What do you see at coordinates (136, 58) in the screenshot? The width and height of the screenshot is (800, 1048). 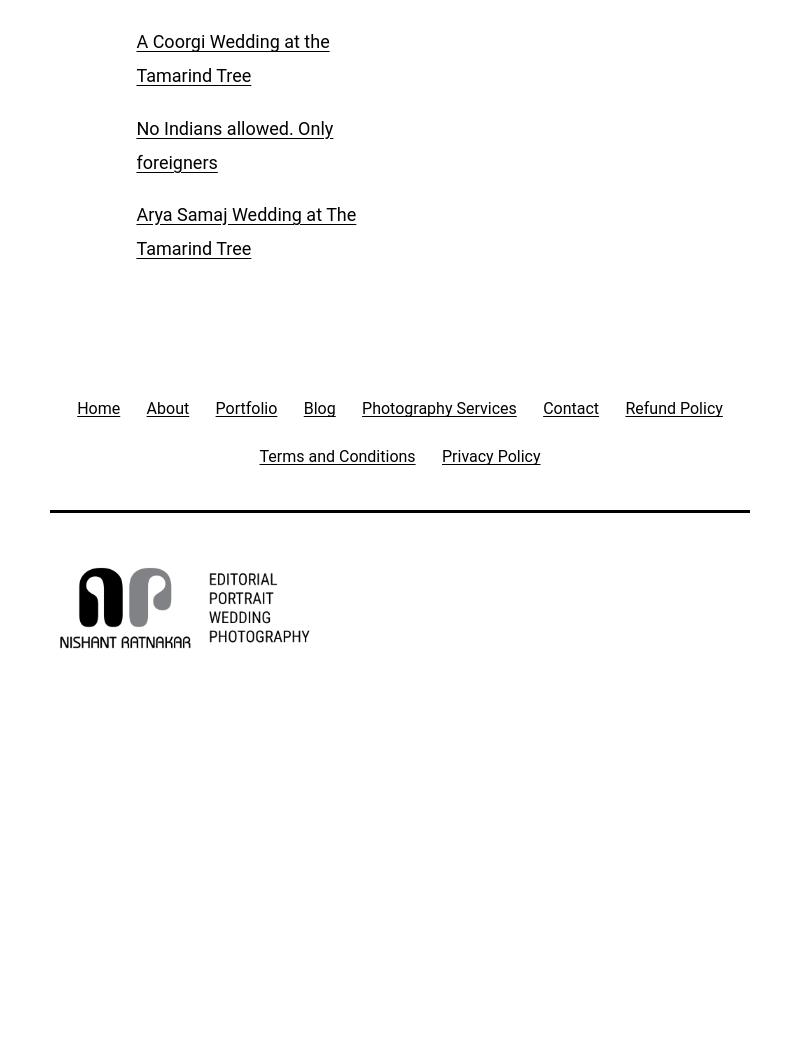 I see `'A Coorgi Wedding at the Tamarind Tree'` at bounding box center [136, 58].